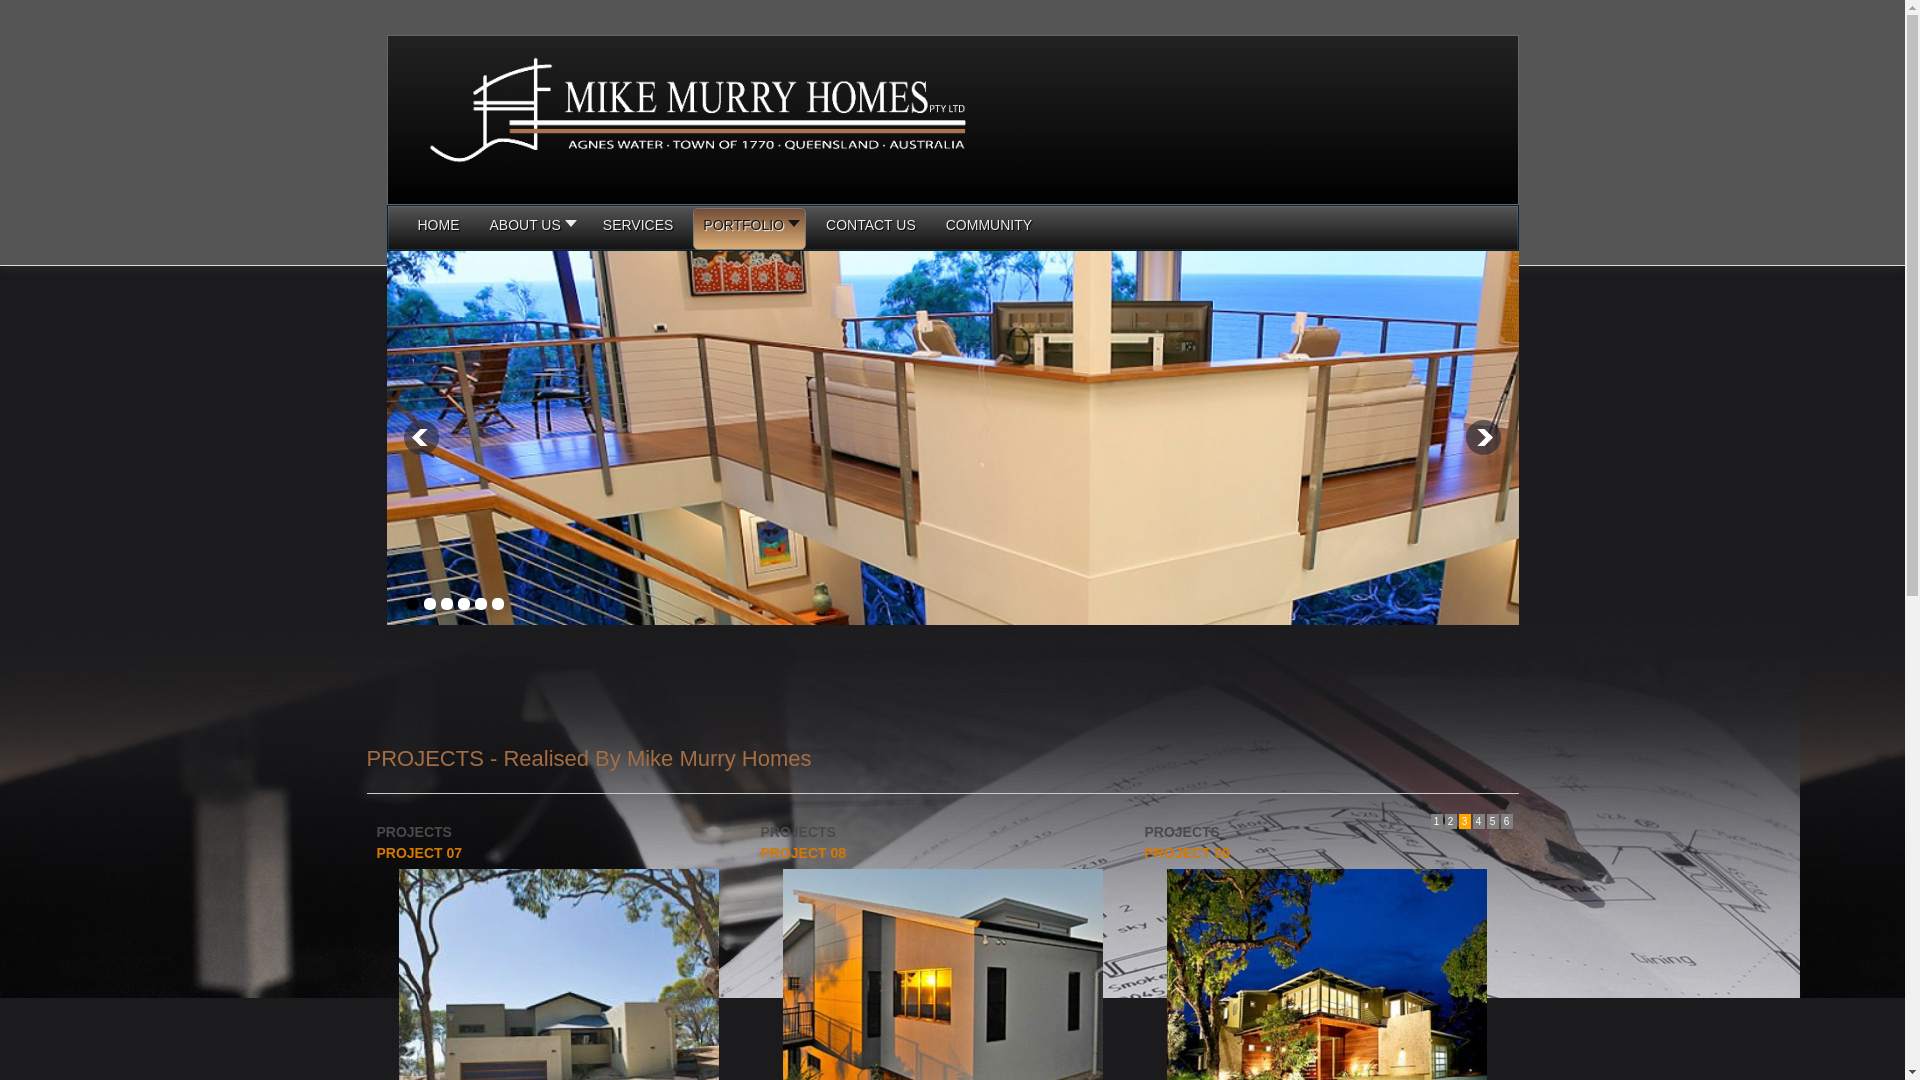 Image resolution: width=1920 pixels, height=1080 pixels. What do you see at coordinates (437, 229) in the screenshot?
I see `'HOME'` at bounding box center [437, 229].